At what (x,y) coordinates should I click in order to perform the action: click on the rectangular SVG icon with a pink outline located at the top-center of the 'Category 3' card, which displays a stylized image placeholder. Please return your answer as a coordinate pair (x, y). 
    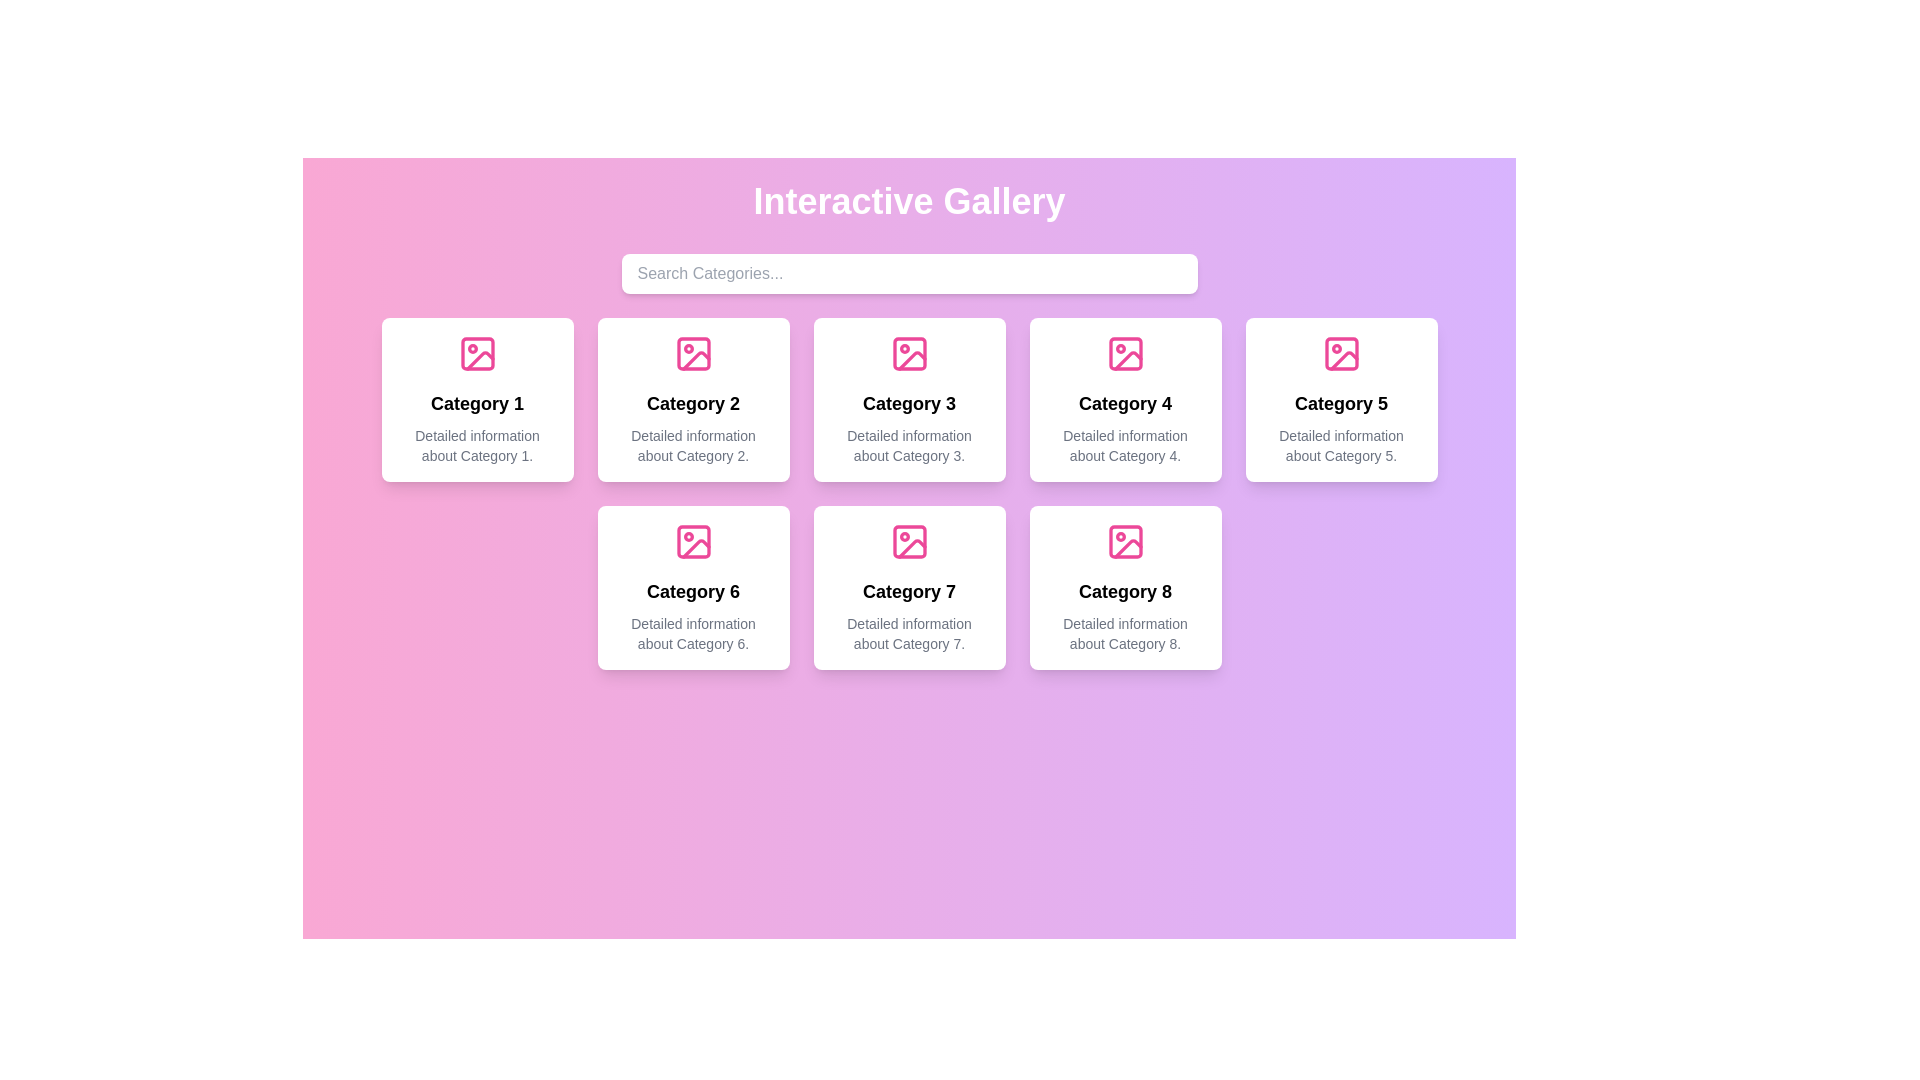
    Looking at the image, I should click on (908, 353).